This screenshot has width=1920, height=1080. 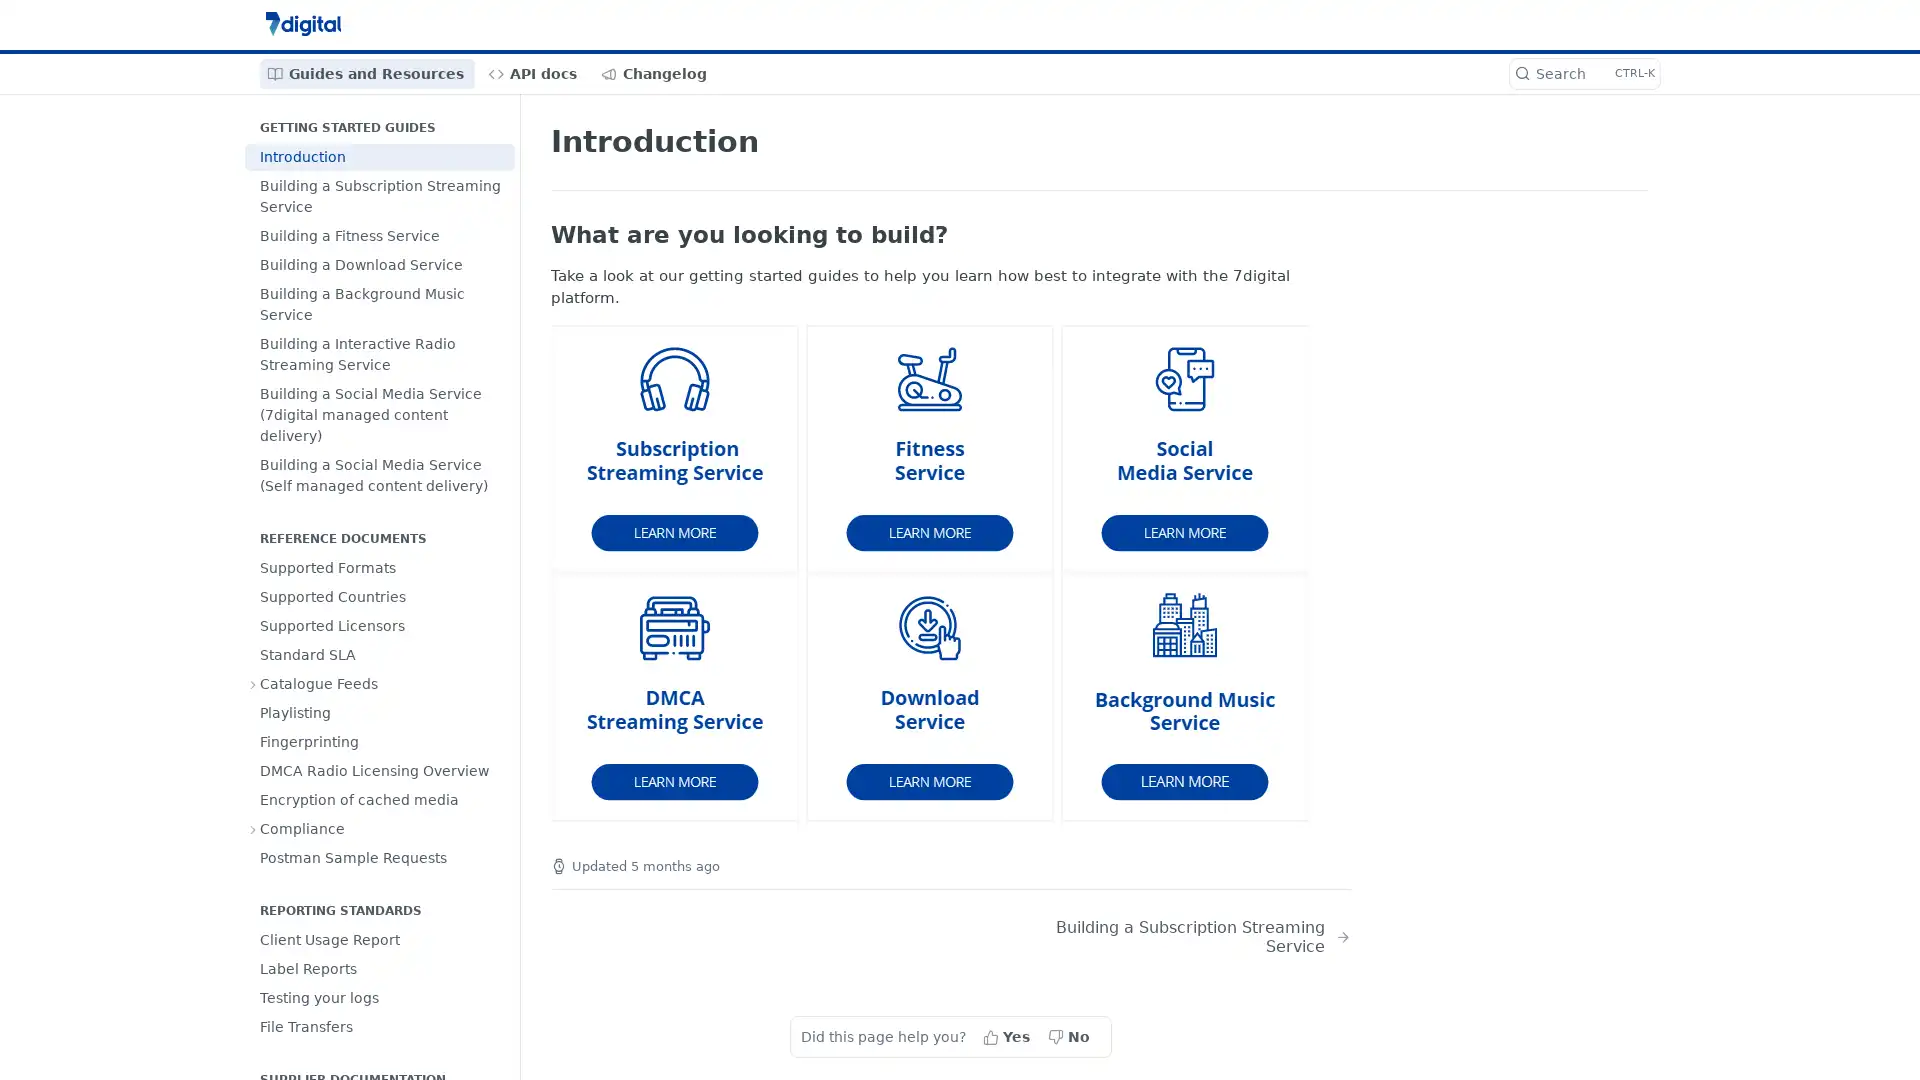 What do you see at coordinates (1008, 1036) in the screenshot?
I see `Yes` at bounding box center [1008, 1036].